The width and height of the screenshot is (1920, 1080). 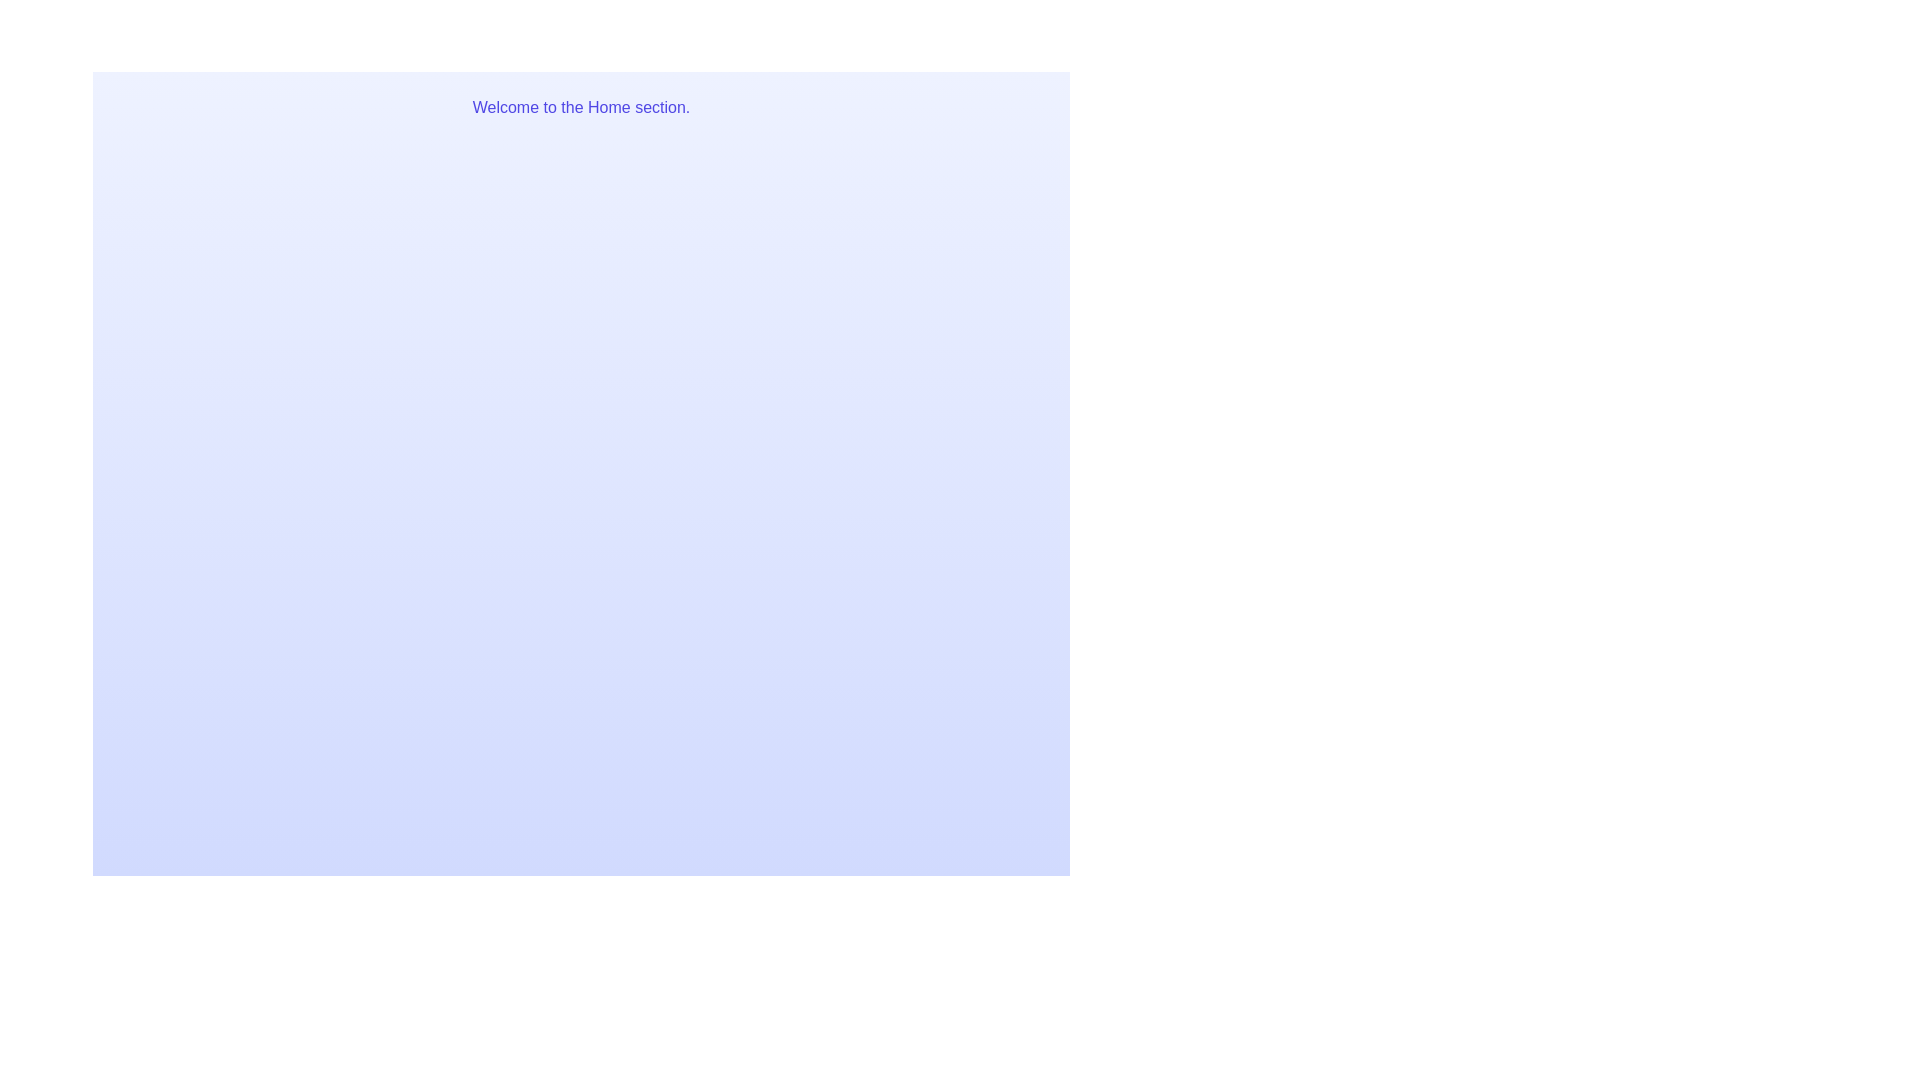 I want to click on the welcome message Text Label located at the top edge of the interface, so click(x=580, y=108).